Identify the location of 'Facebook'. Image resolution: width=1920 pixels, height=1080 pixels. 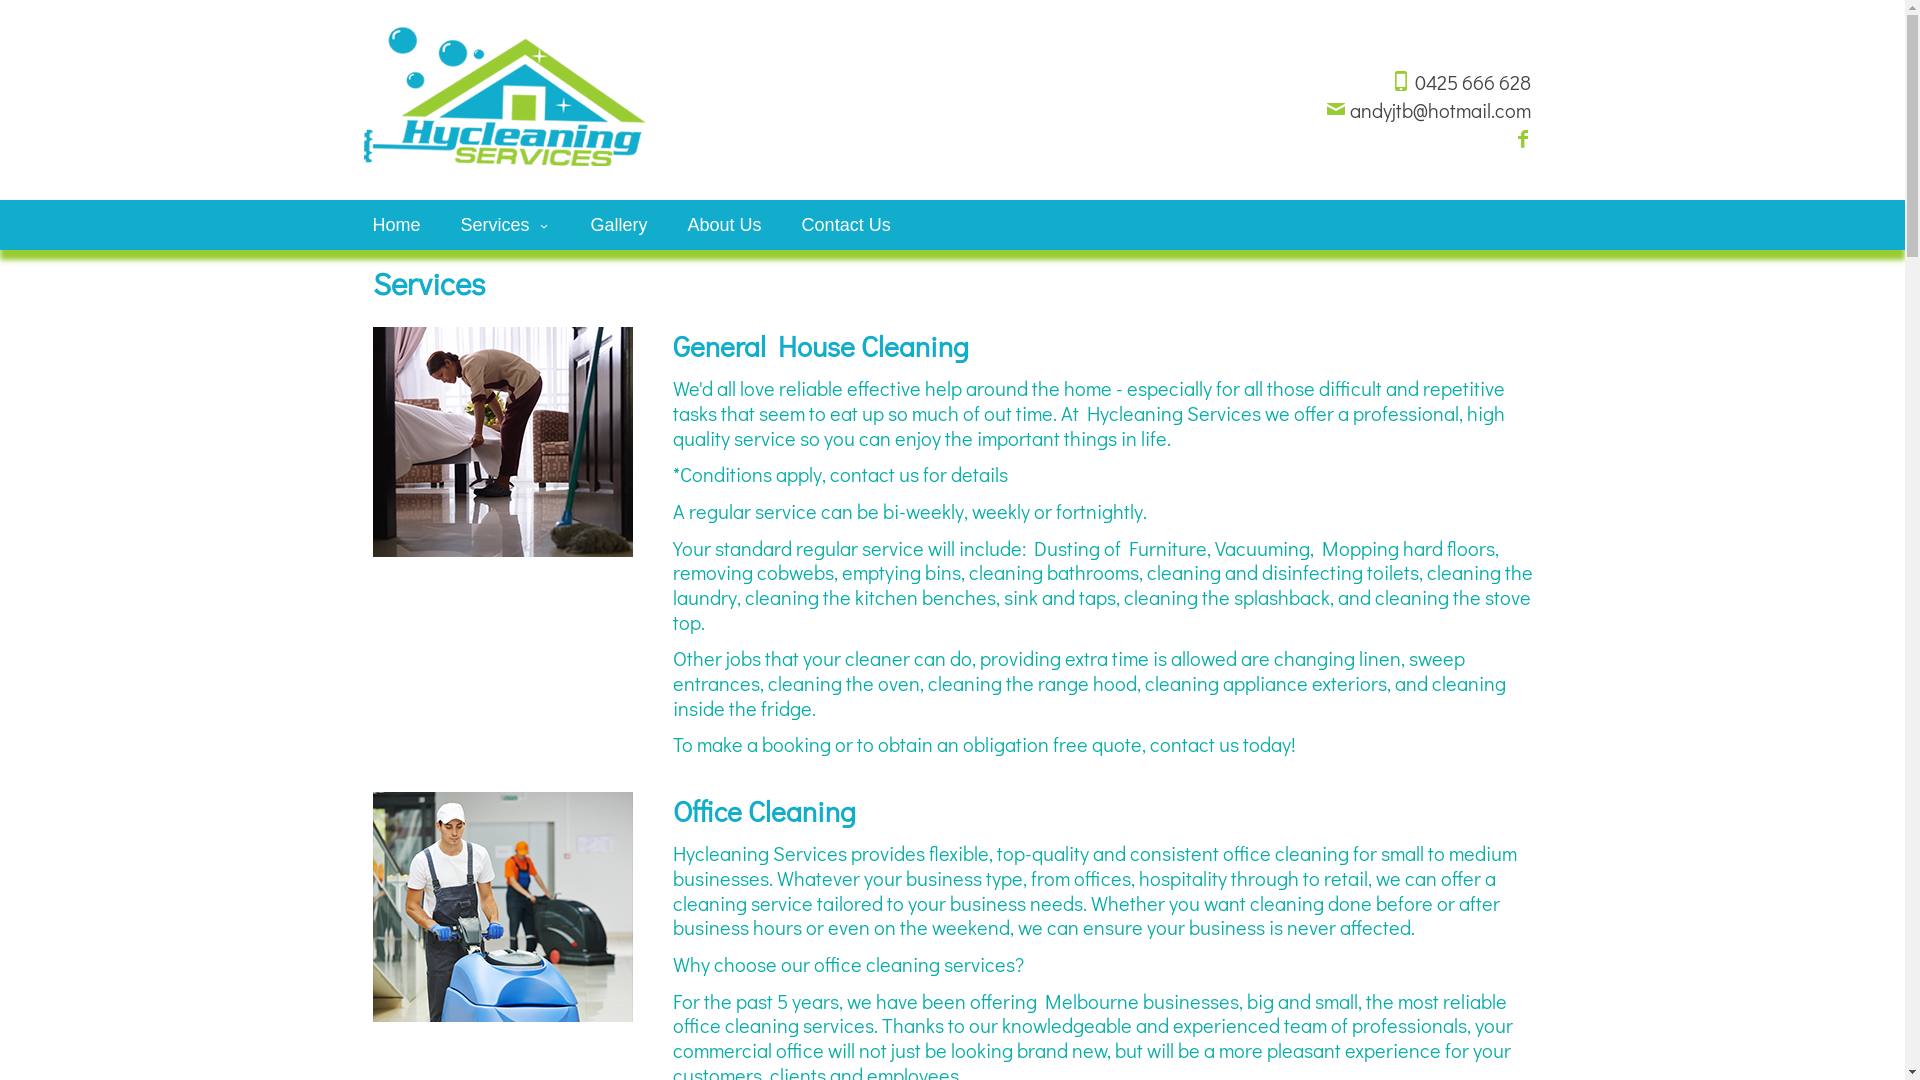
(1520, 138).